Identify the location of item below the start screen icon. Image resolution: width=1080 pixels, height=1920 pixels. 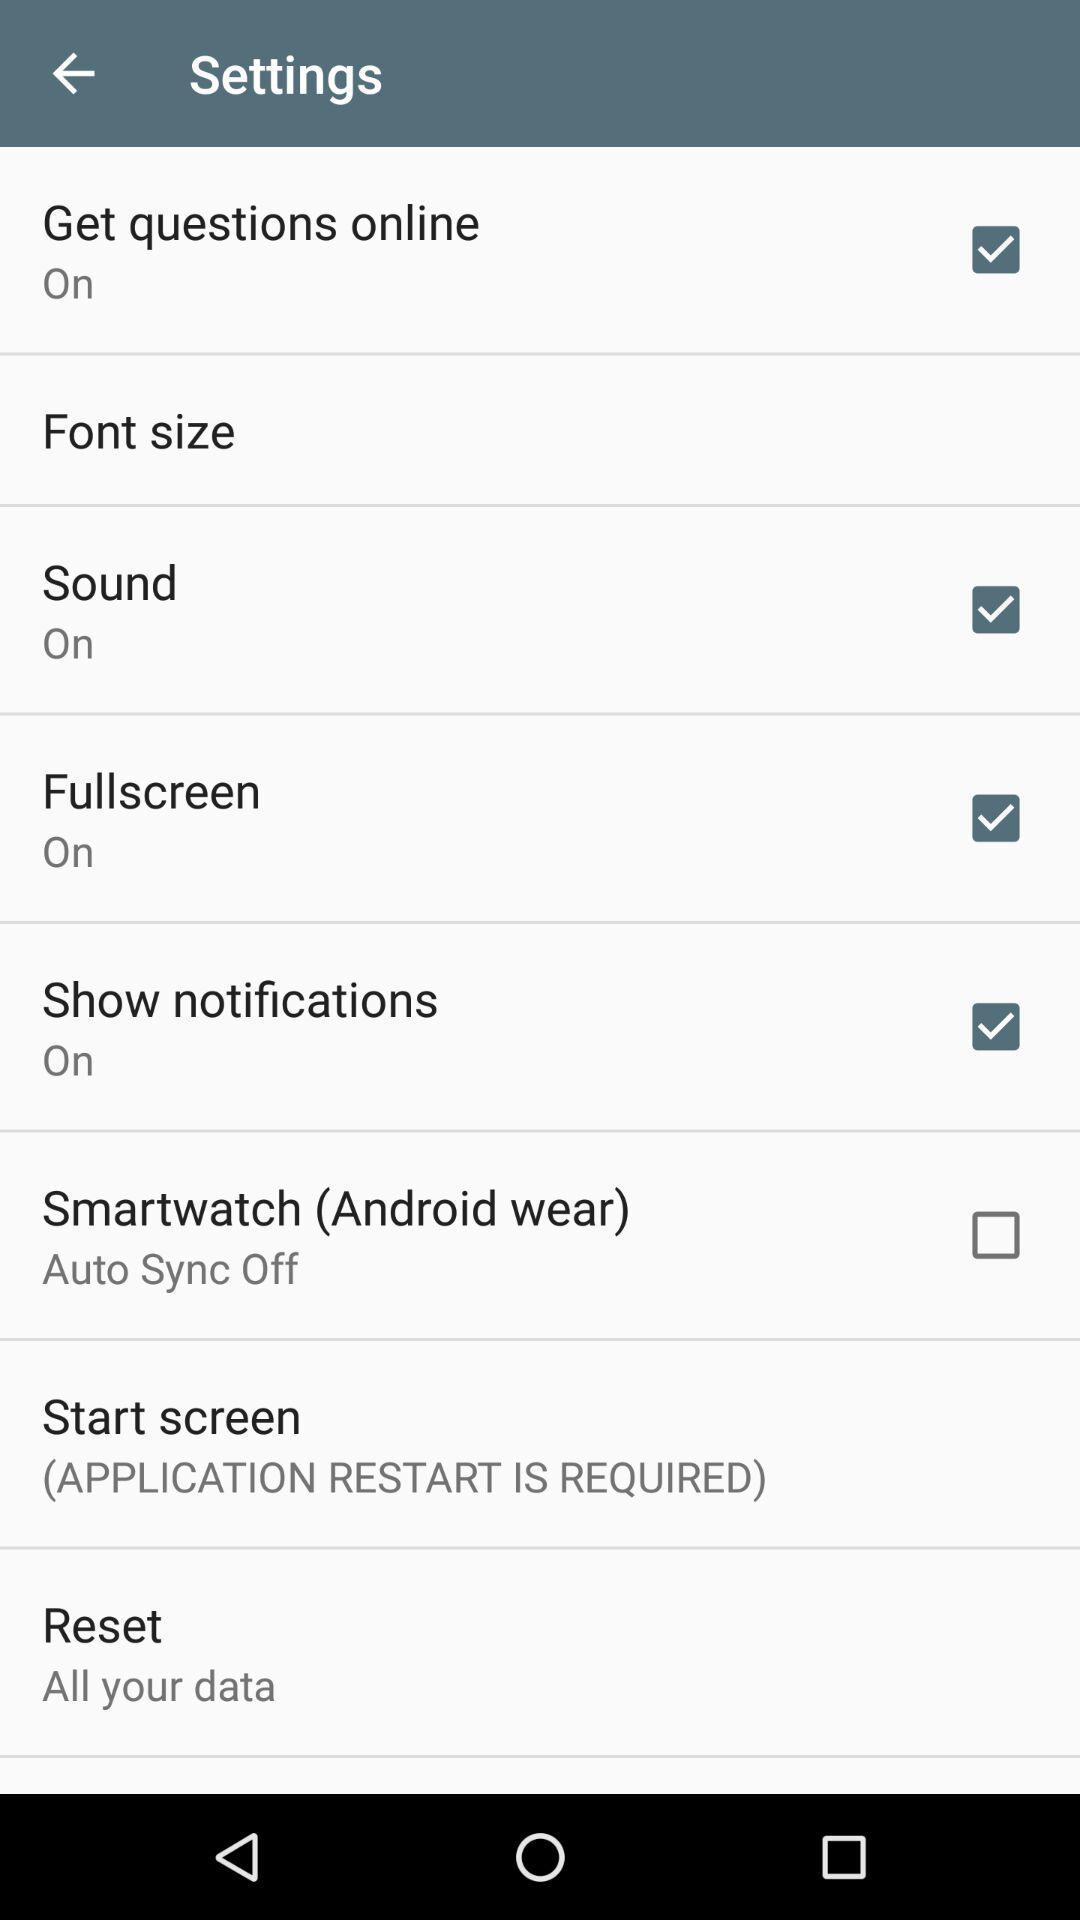
(404, 1476).